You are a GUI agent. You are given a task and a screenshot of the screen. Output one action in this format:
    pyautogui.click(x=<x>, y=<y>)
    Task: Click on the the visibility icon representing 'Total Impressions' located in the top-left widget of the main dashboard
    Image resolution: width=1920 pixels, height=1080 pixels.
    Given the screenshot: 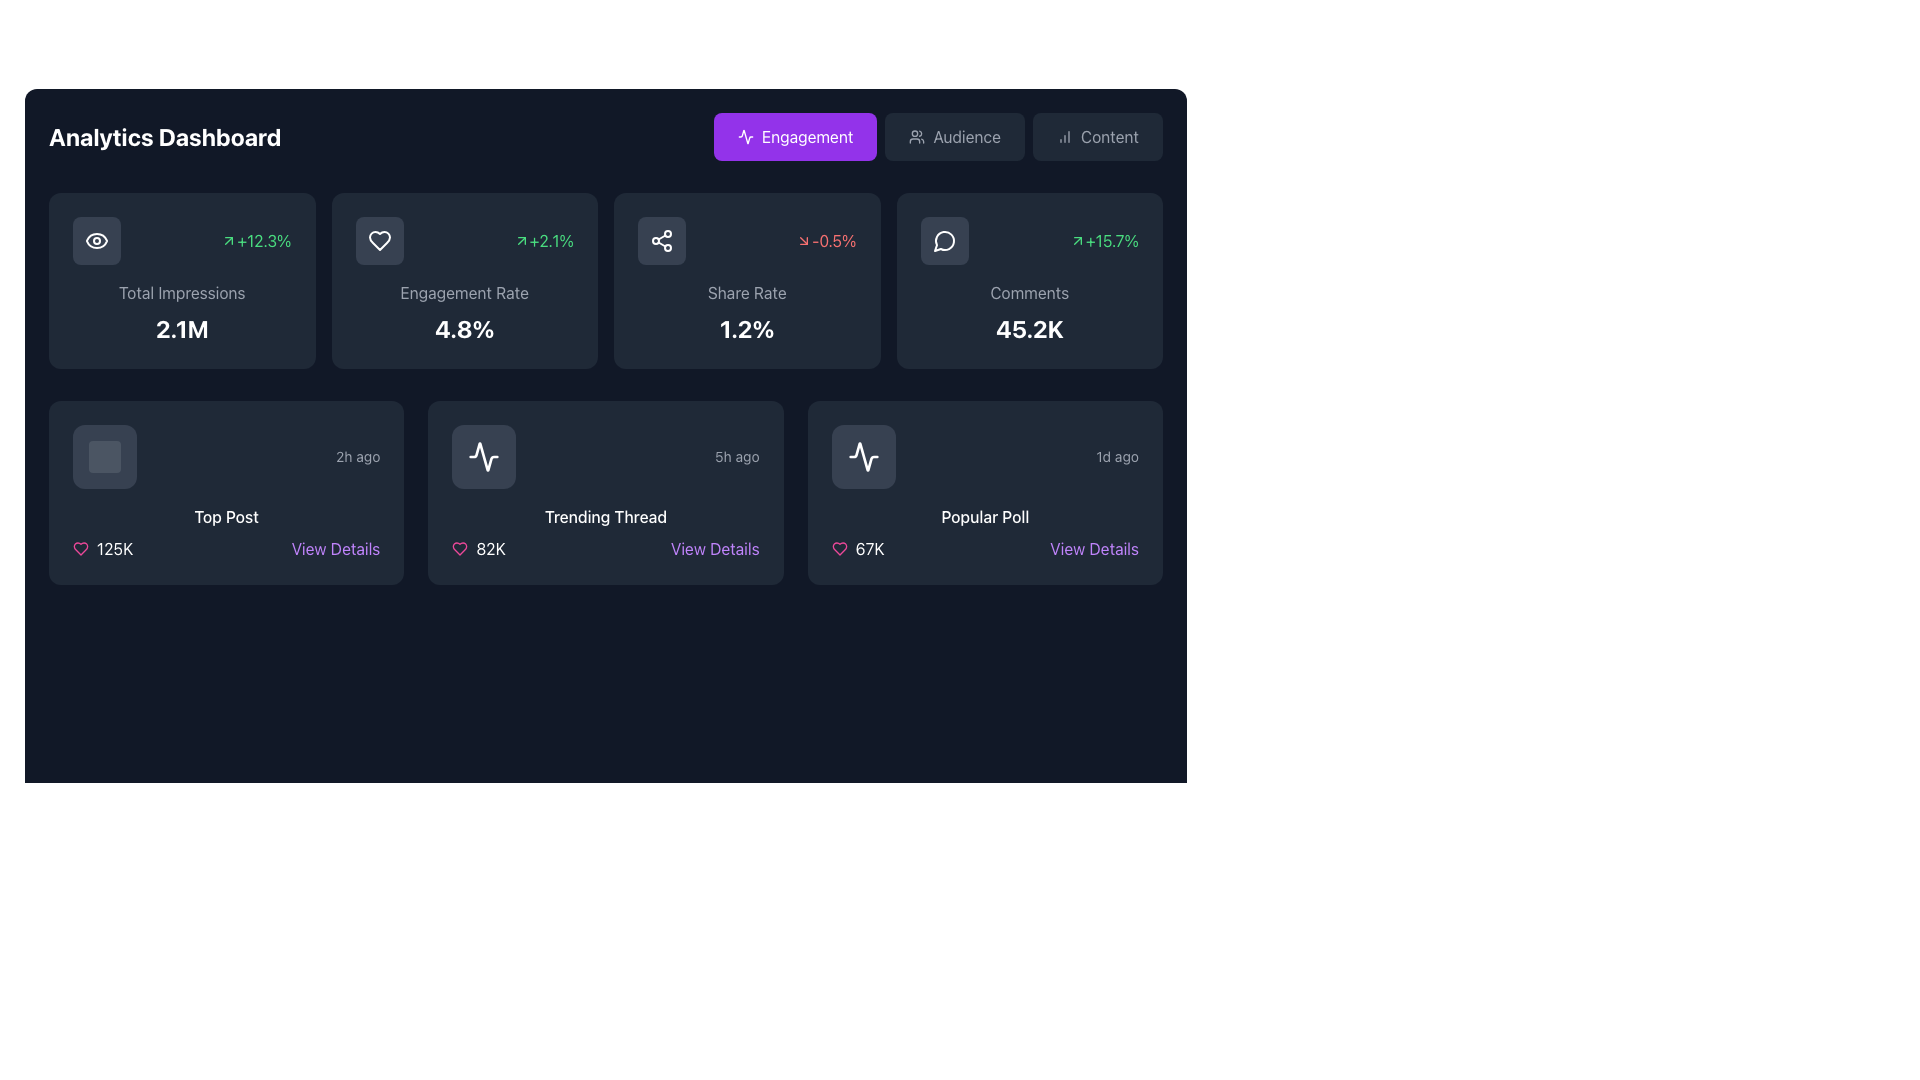 What is the action you would take?
    pyautogui.click(x=95, y=239)
    